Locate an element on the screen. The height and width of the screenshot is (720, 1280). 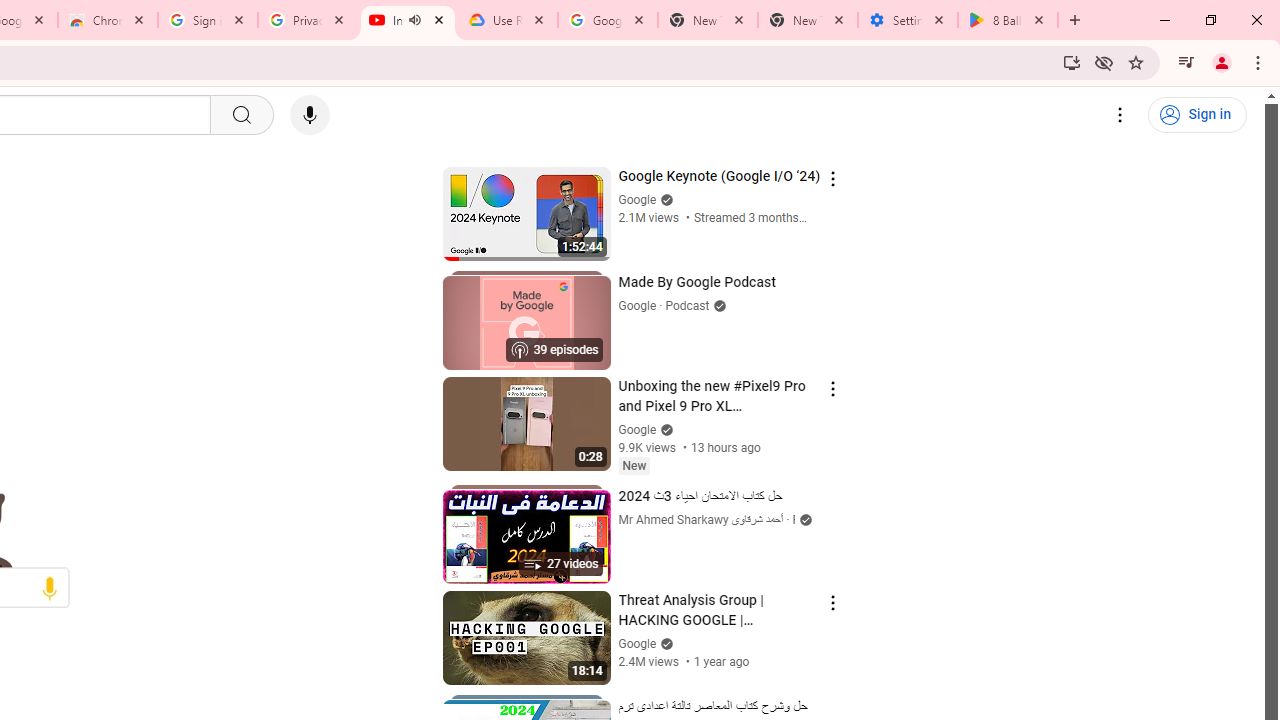
'Mute tab' is located at coordinates (413, 20).